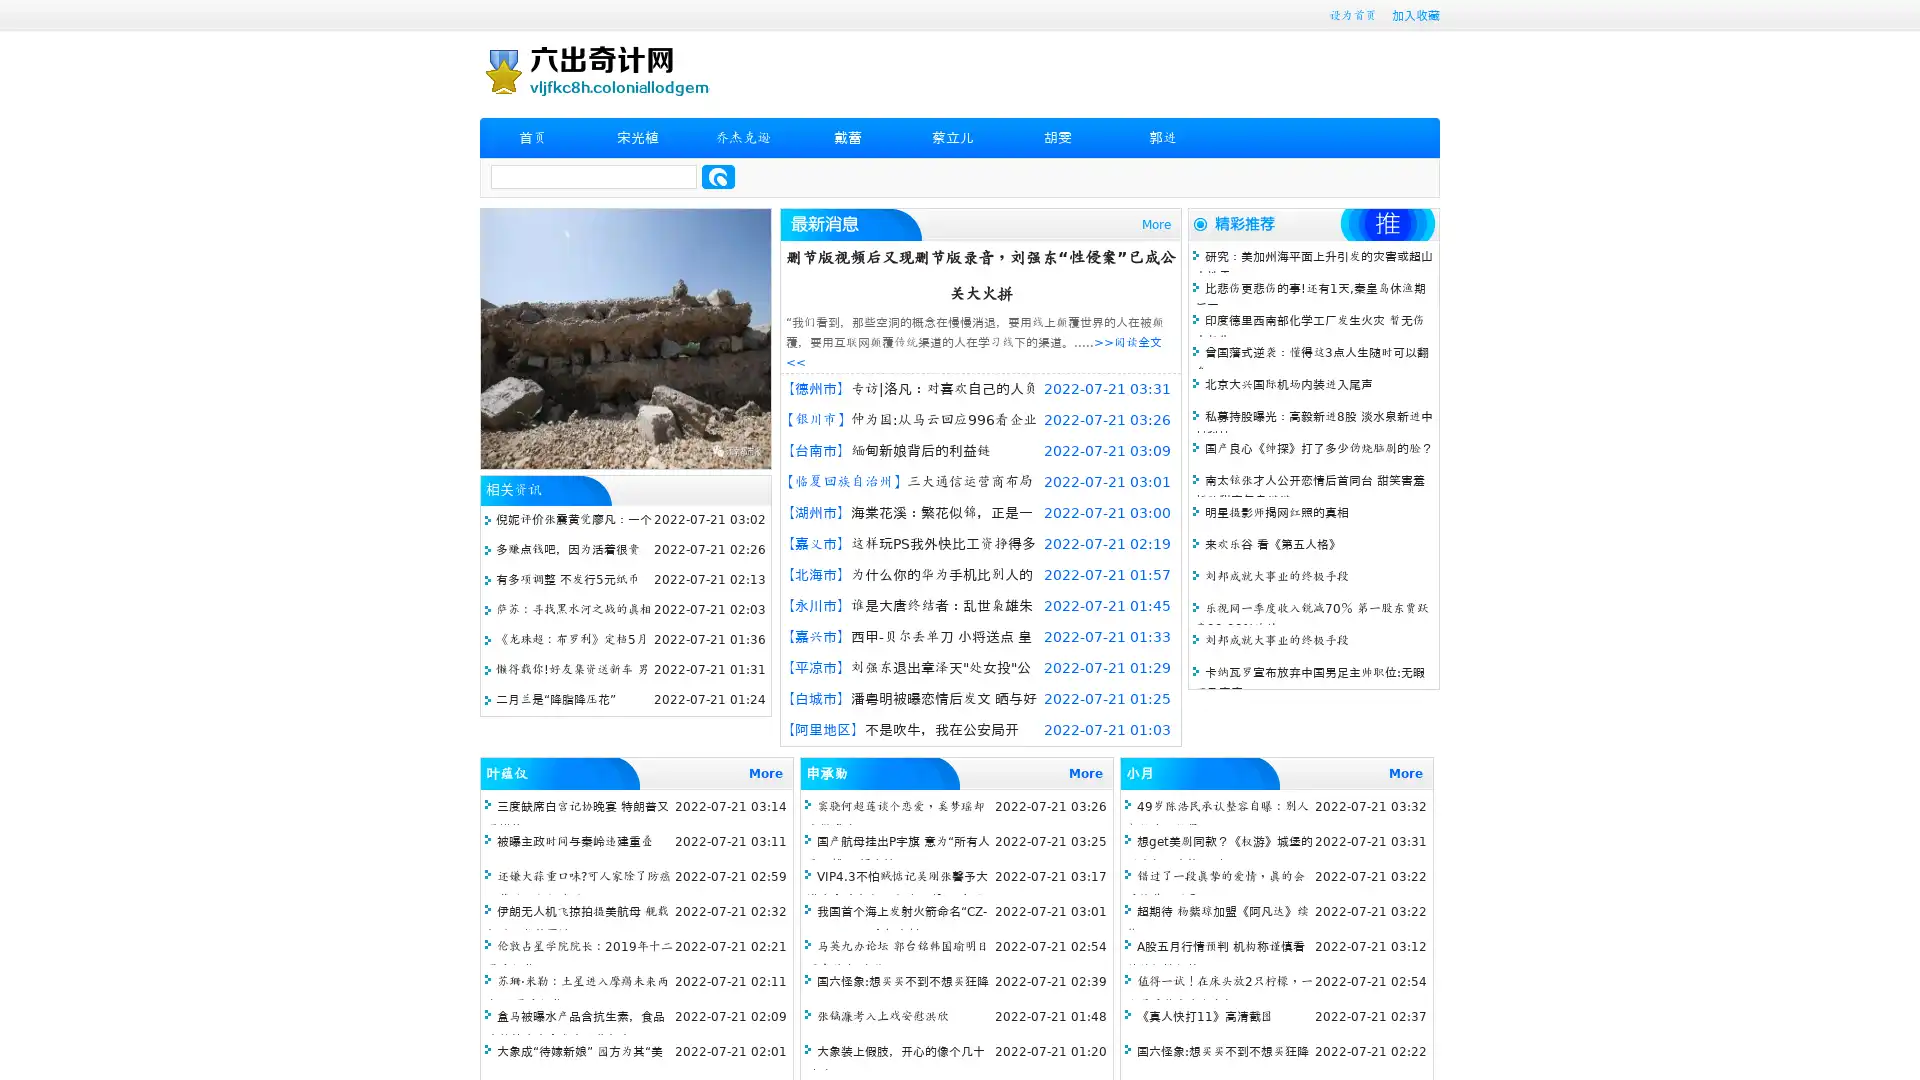 The height and width of the screenshot is (1080, 1920). I want to click on Search, so click(718, 176).